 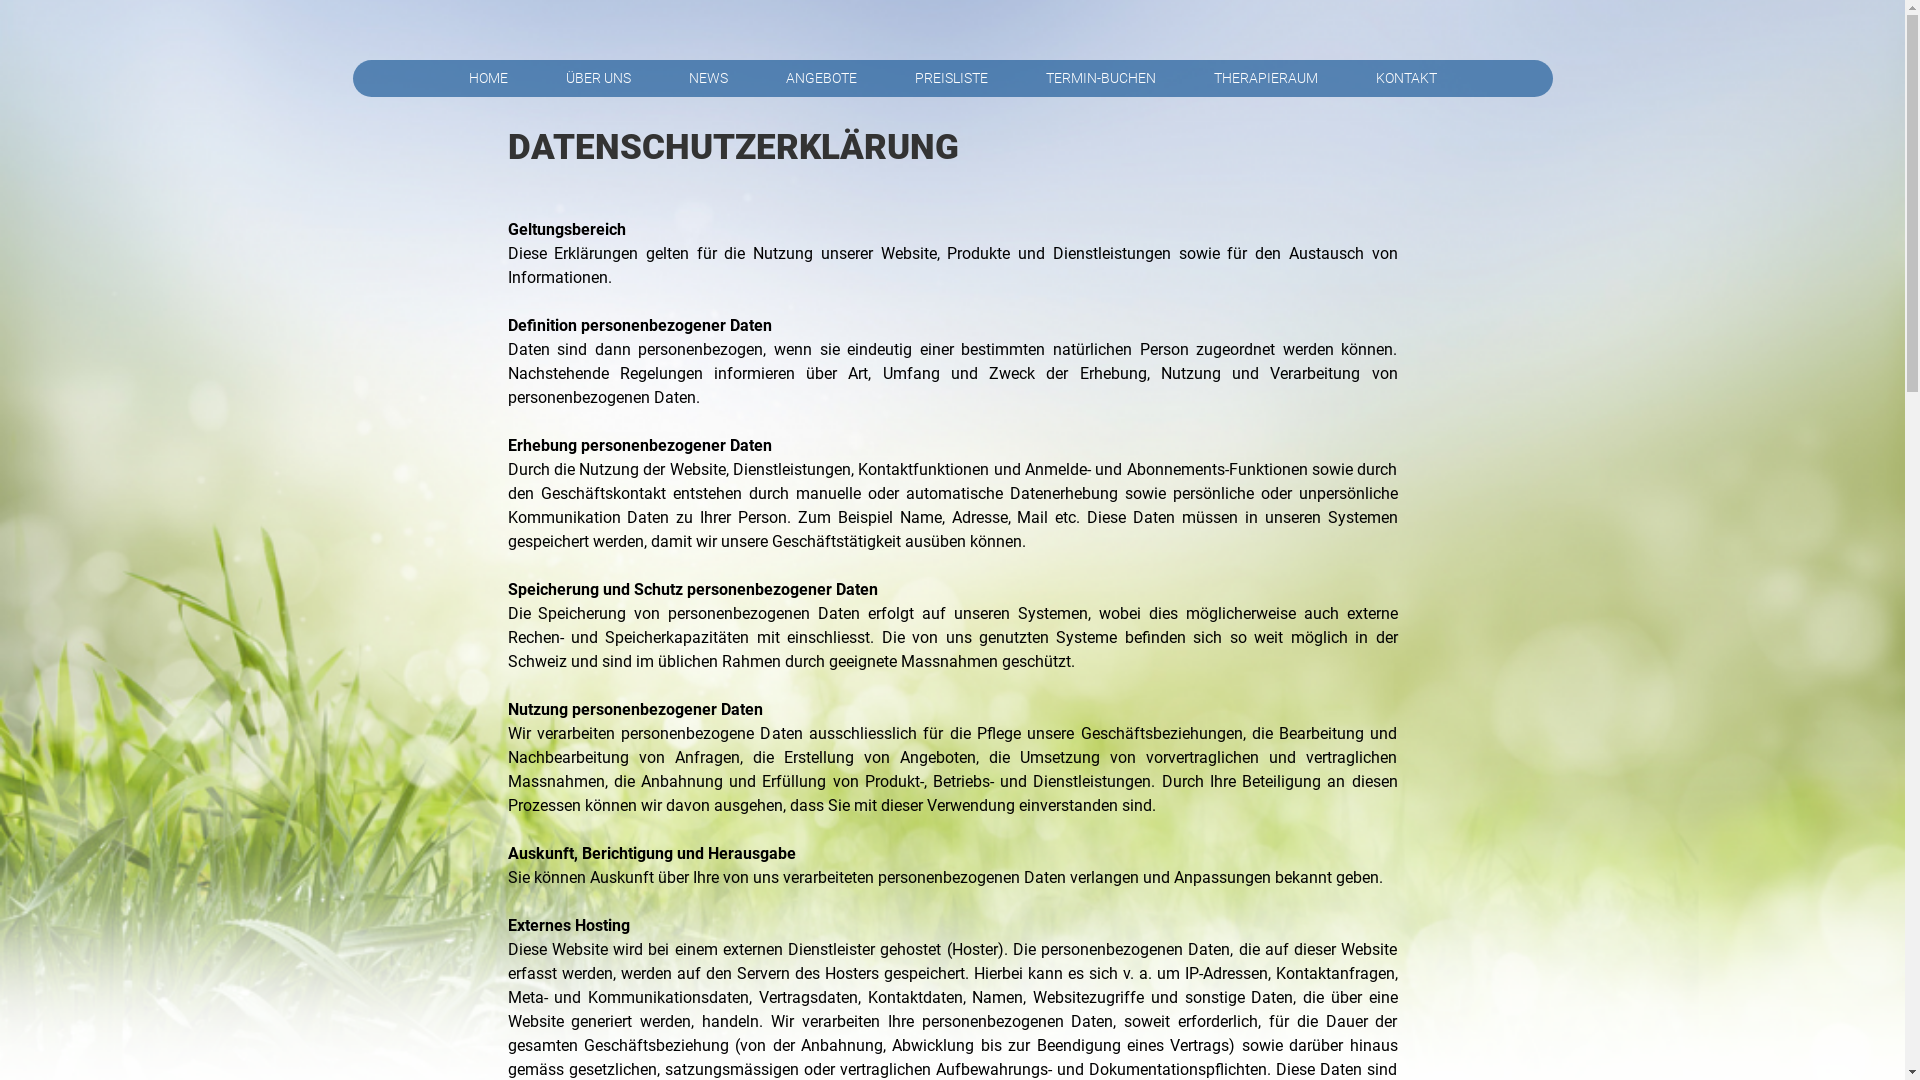 What do you see at coordinates (1264, 77) in the screenshot?
I see `'THERAPIERAUM'` at bounding box center [1264, 77].